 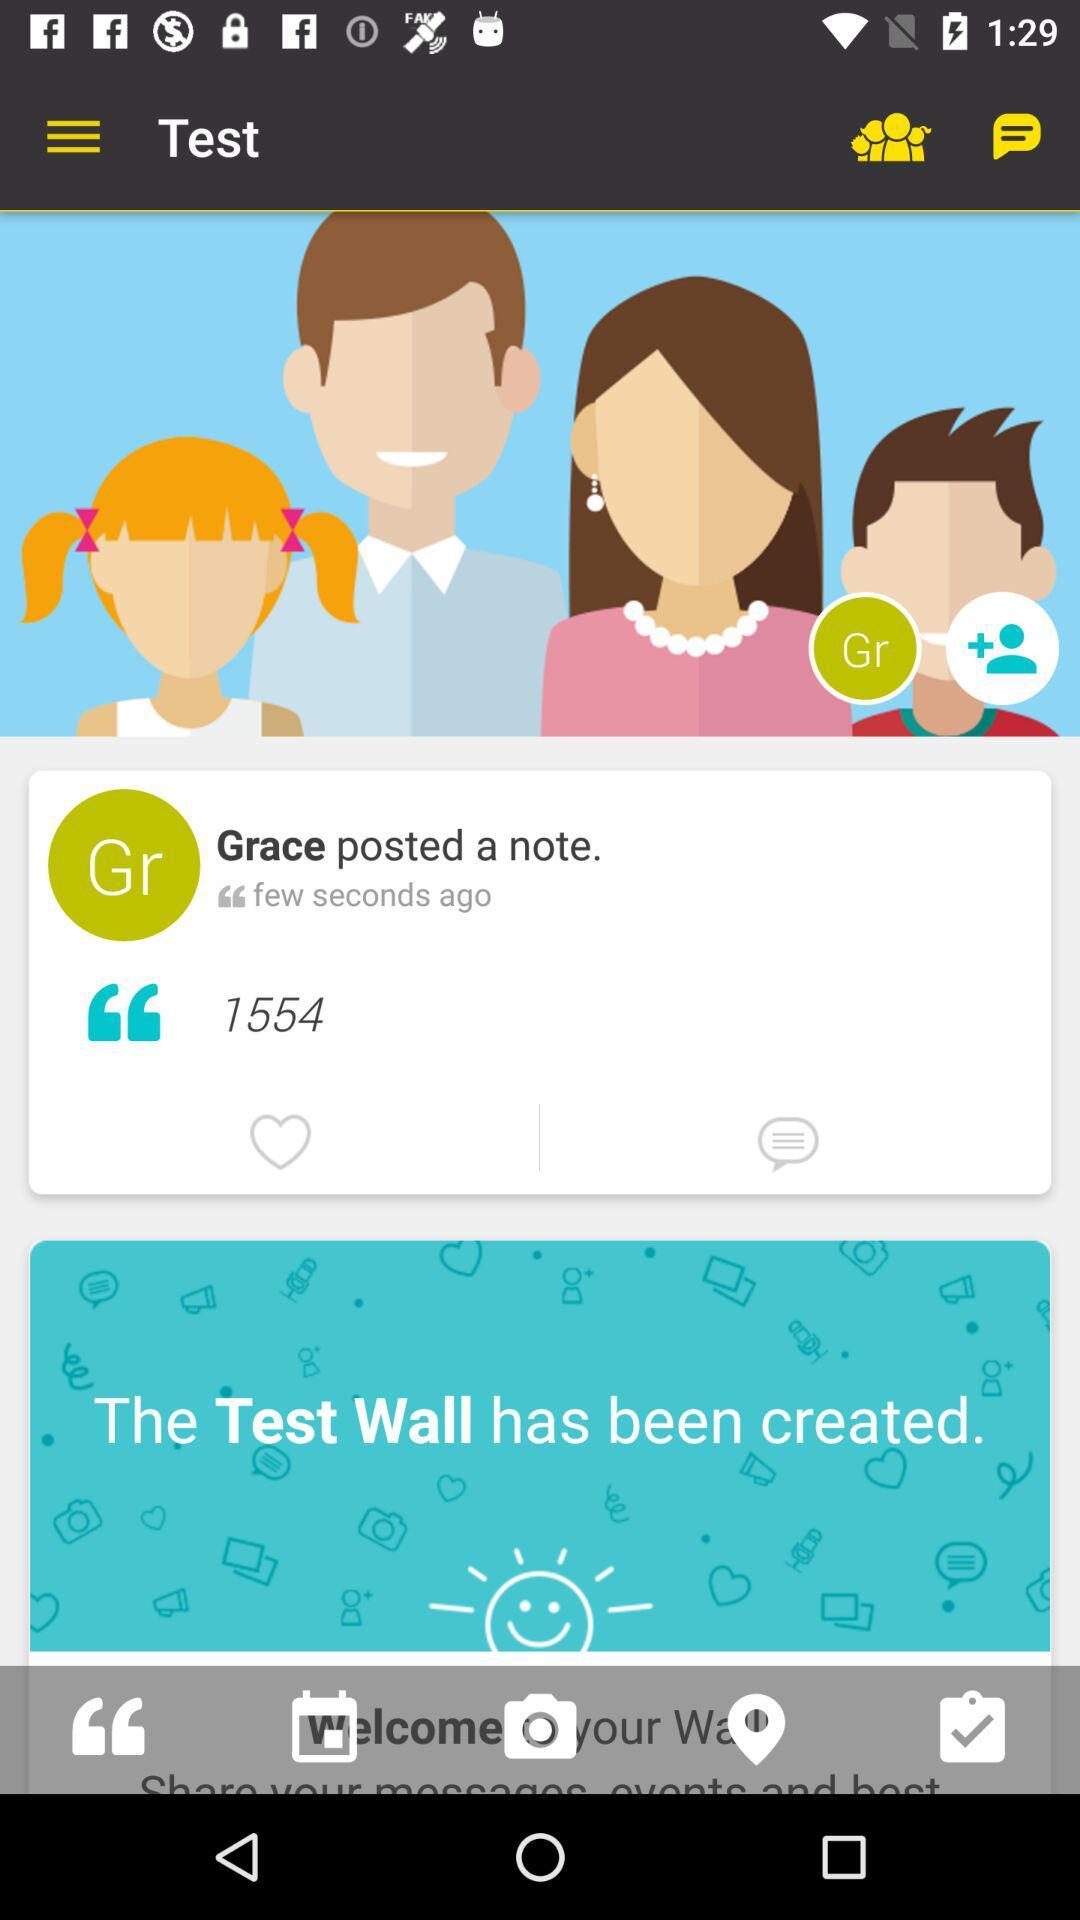 I want to click on callendar, so click(x=323, y=1728).